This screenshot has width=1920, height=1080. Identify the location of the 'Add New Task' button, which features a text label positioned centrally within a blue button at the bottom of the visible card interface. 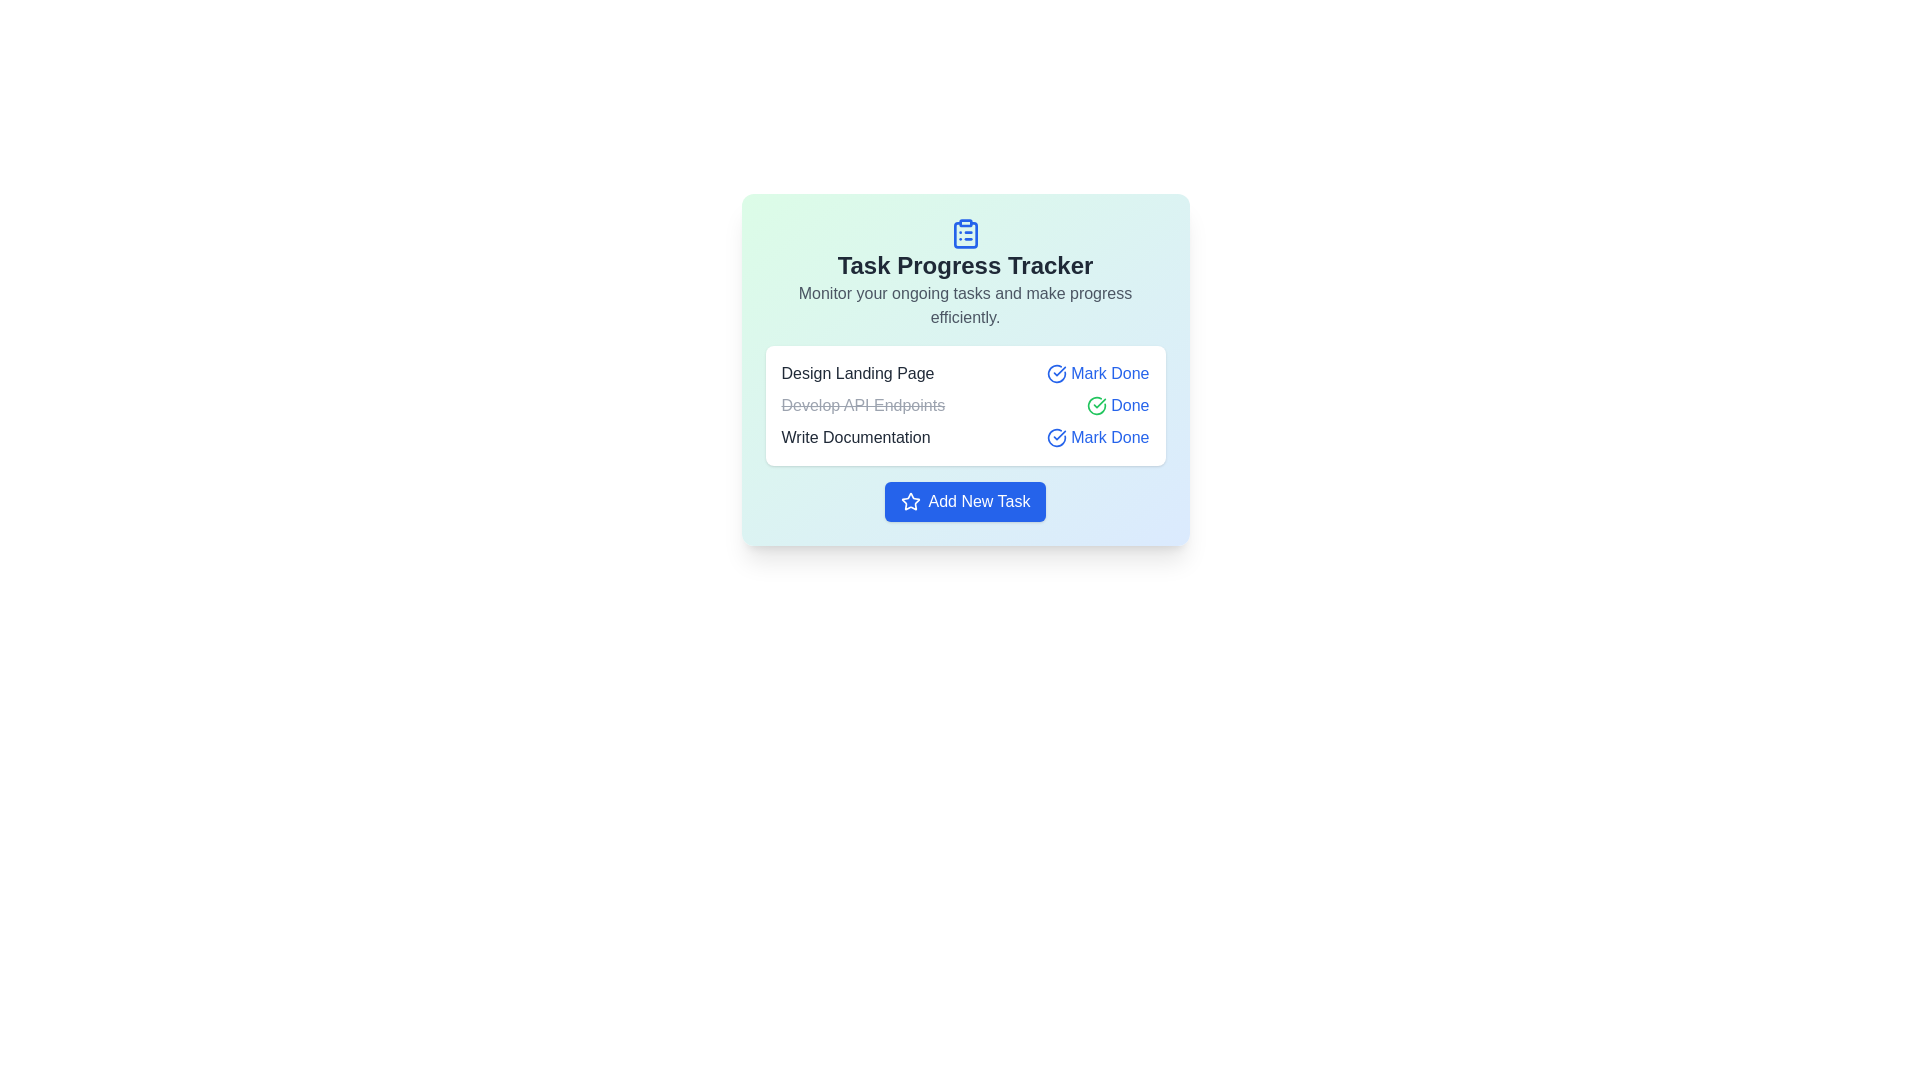
(979, 500).